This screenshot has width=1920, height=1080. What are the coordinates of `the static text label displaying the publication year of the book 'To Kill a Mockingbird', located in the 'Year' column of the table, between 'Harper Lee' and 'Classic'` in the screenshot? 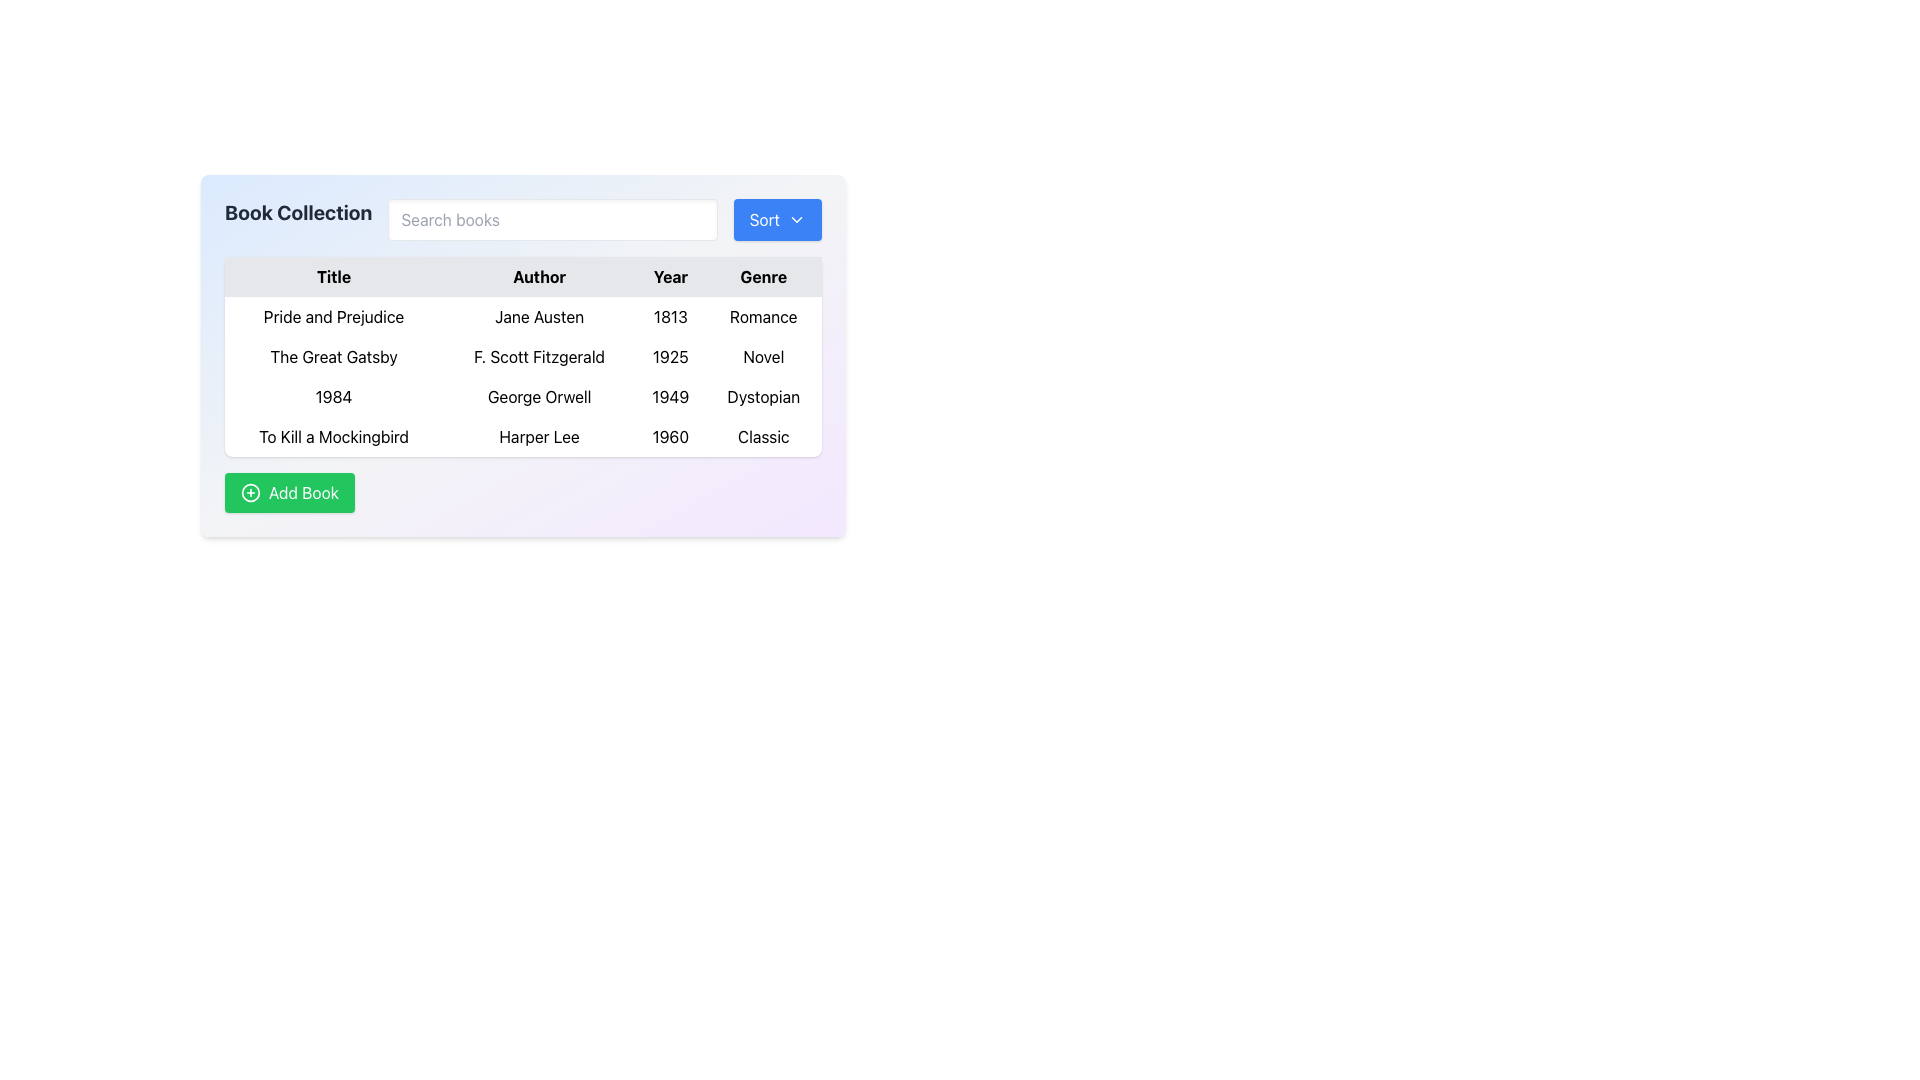 It's located at (670, 435).